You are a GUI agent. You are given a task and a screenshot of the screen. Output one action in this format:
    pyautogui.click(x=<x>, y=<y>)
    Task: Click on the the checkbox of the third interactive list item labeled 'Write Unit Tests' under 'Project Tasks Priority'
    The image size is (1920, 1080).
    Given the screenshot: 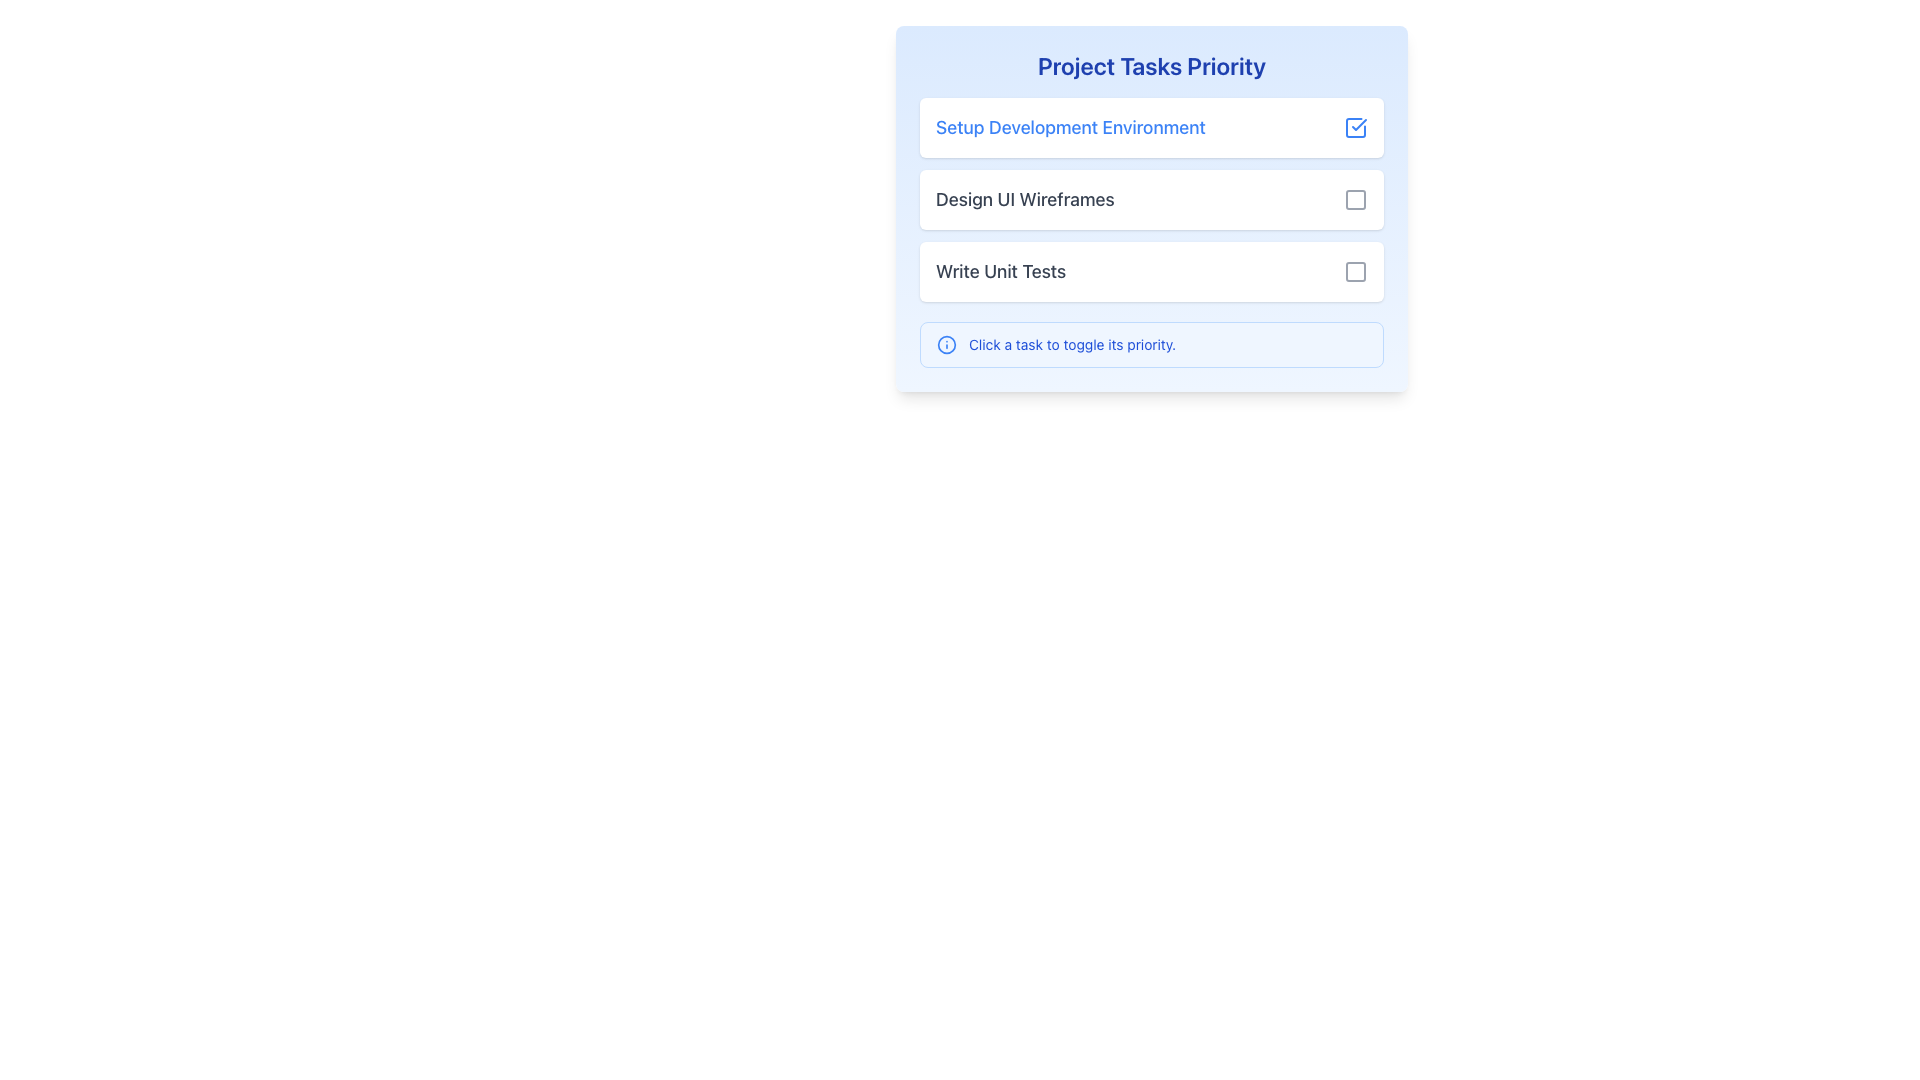 What is the action you would take?
    pyautogui.click(x=1152, y=272)
    